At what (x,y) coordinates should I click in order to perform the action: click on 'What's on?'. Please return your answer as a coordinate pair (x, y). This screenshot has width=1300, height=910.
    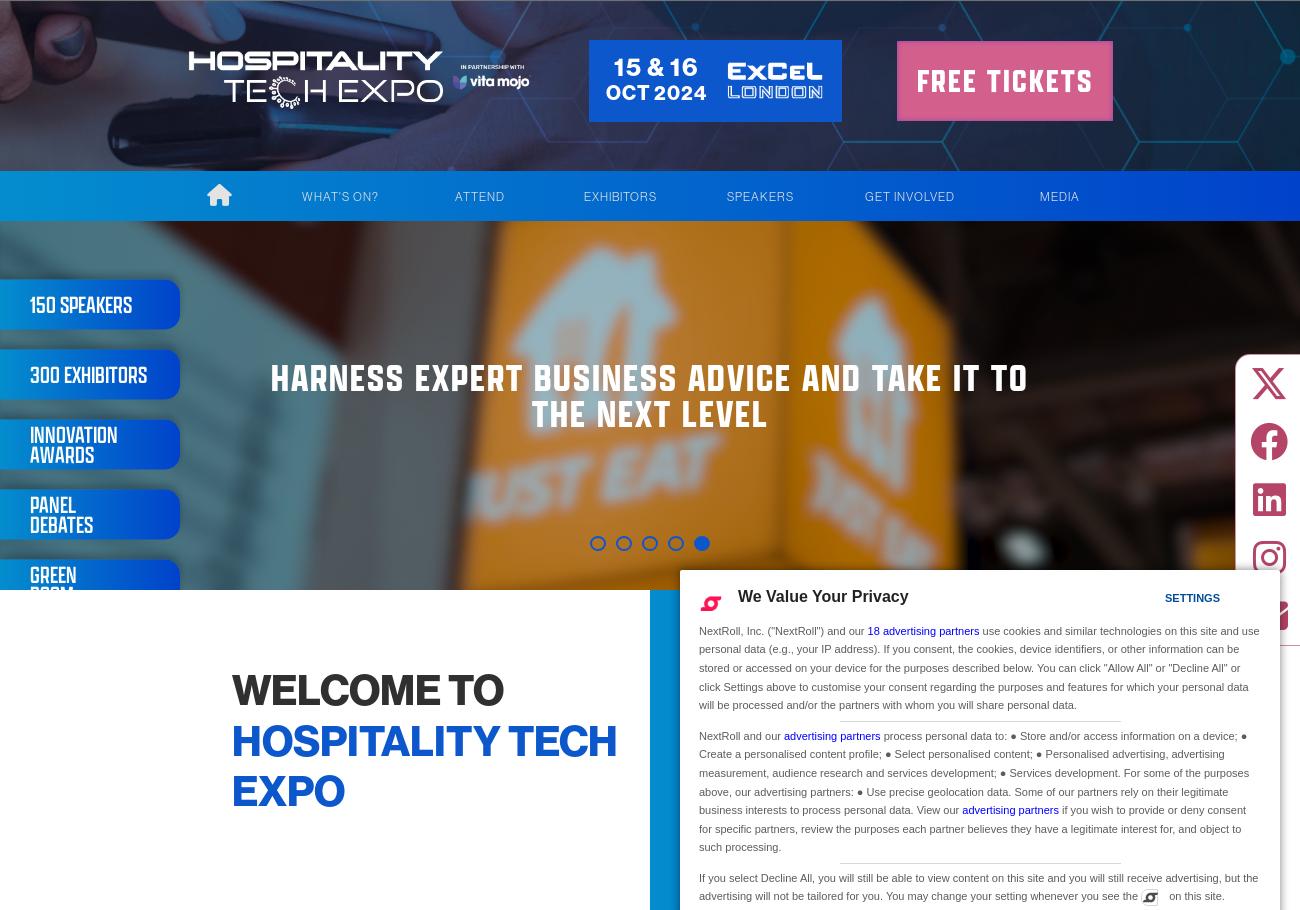
    Looking at the image, I should click on (300, 195).